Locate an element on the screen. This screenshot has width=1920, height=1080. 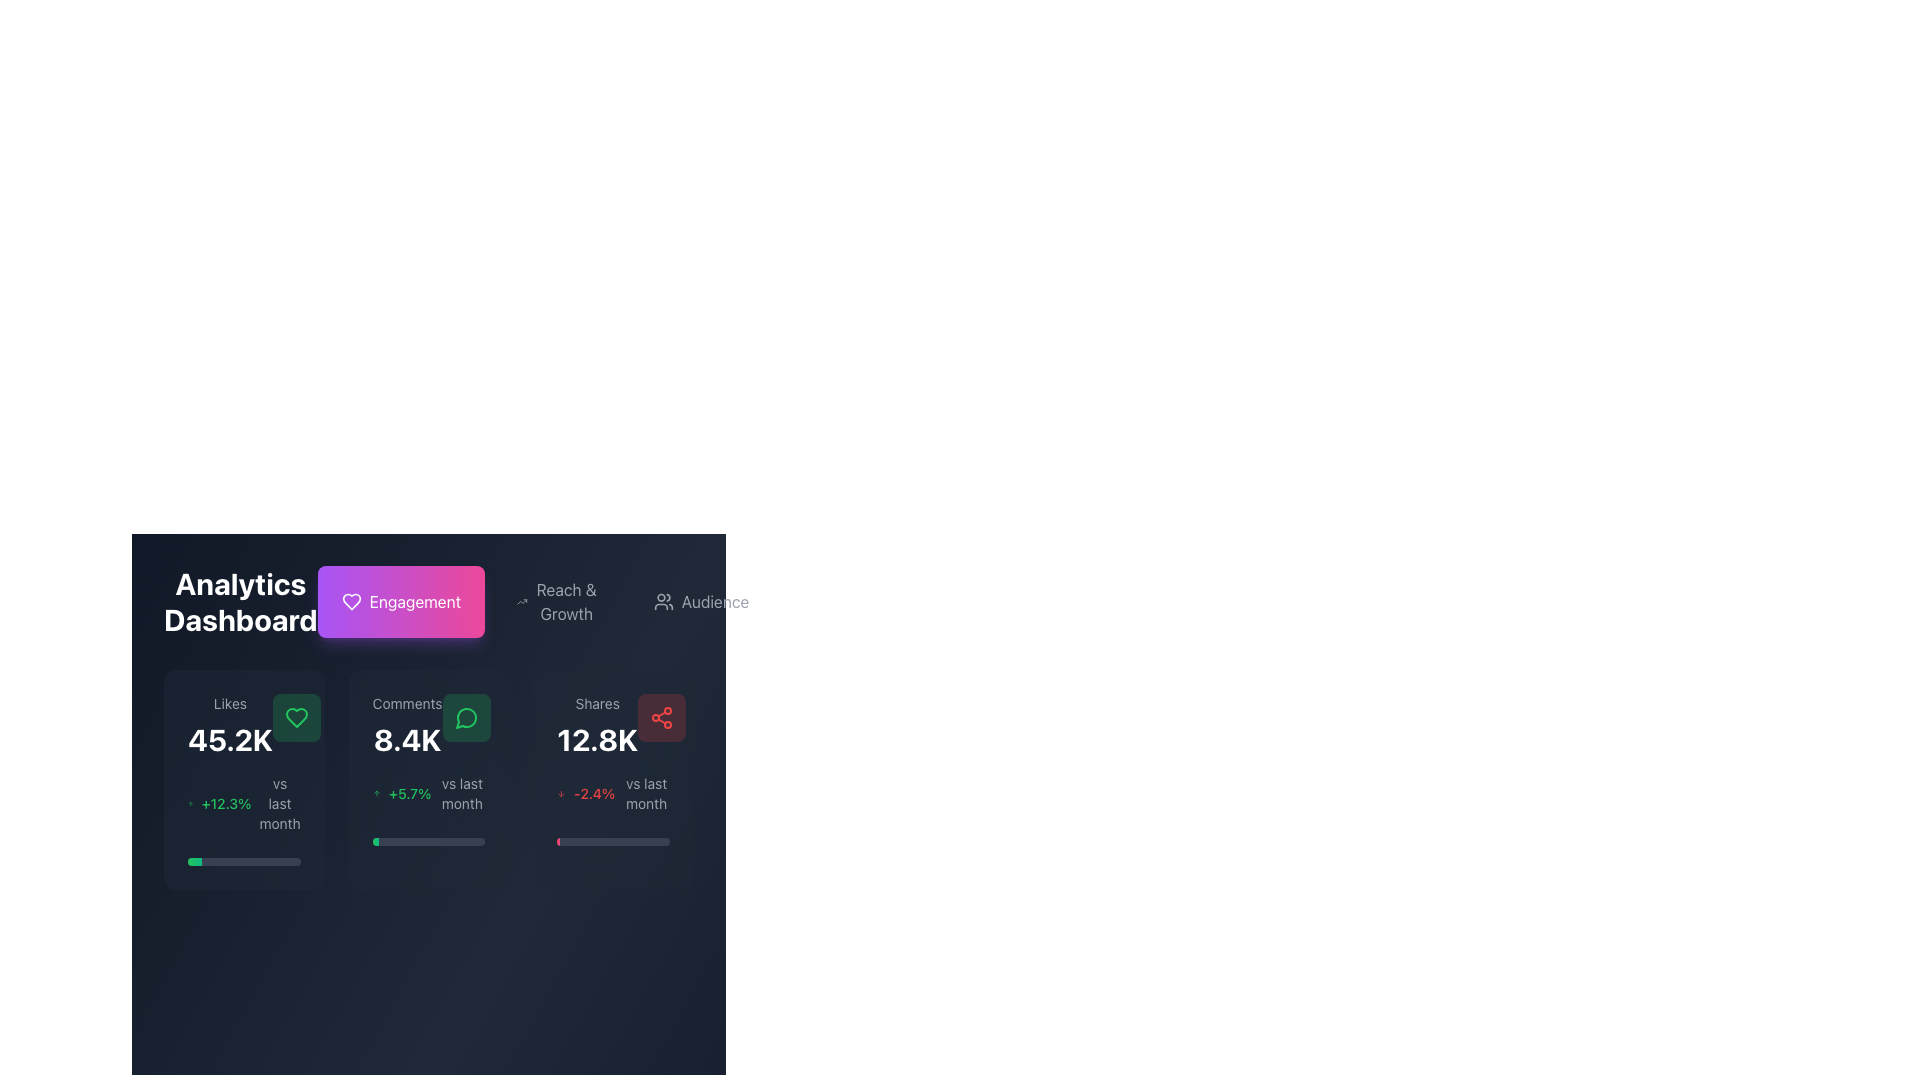
the 'Engagement' icon located at the far left of the group's content area is located at coordinates (351, 600).